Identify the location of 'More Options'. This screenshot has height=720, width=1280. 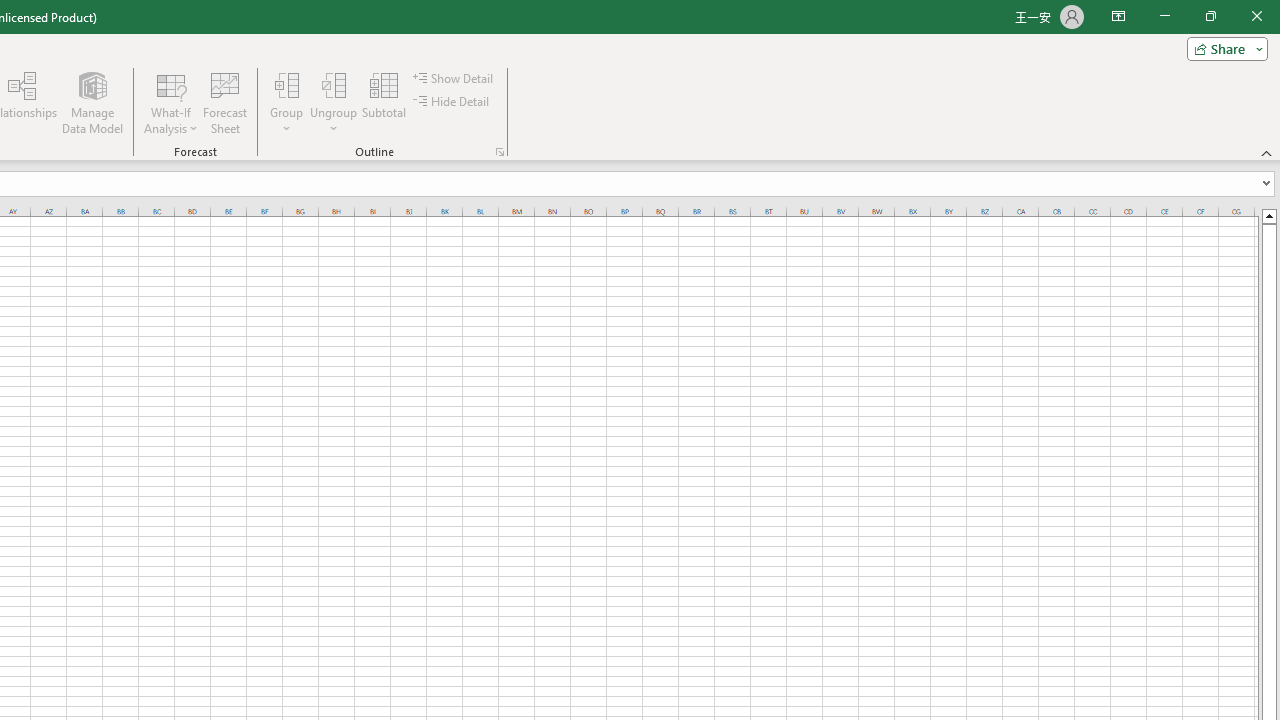
(334, 121).